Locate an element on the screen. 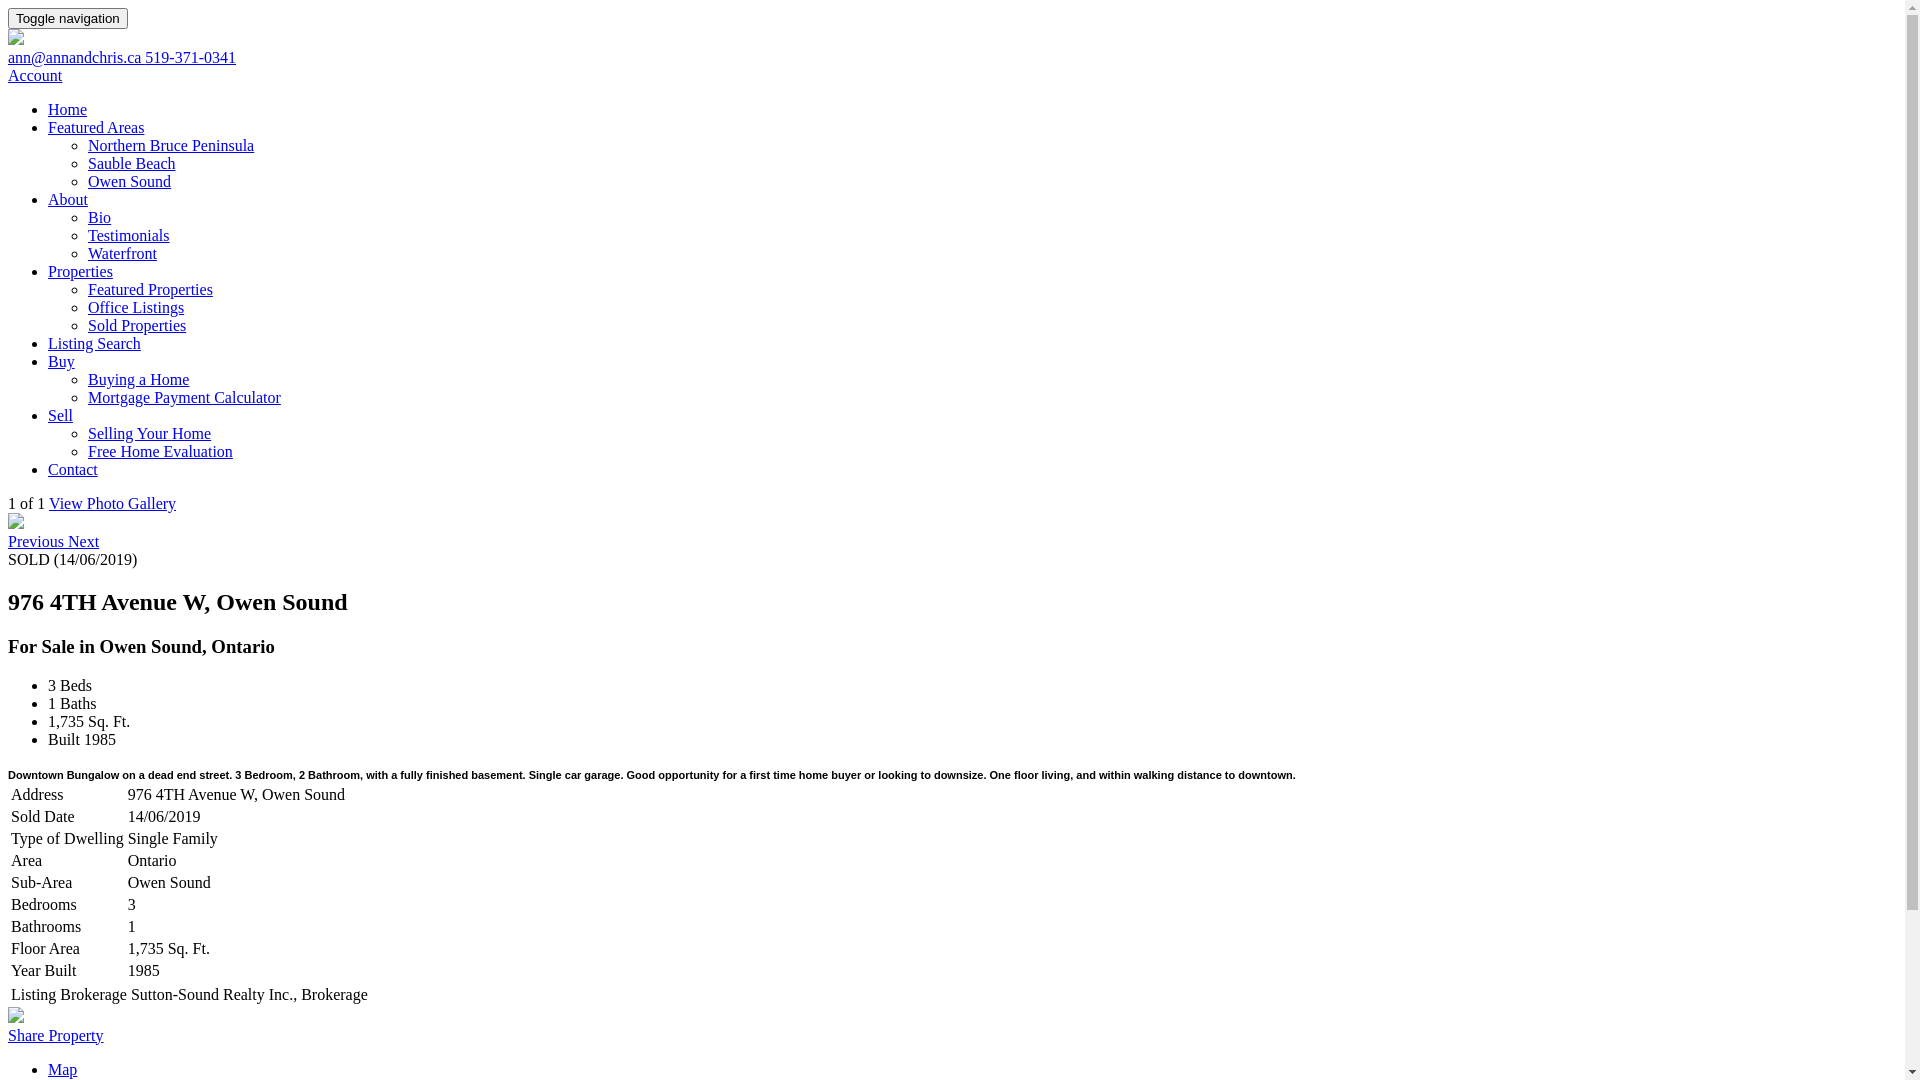 This screenshot has width=1920, height=1080. 'Map' is located at coordinates (62, 1068).